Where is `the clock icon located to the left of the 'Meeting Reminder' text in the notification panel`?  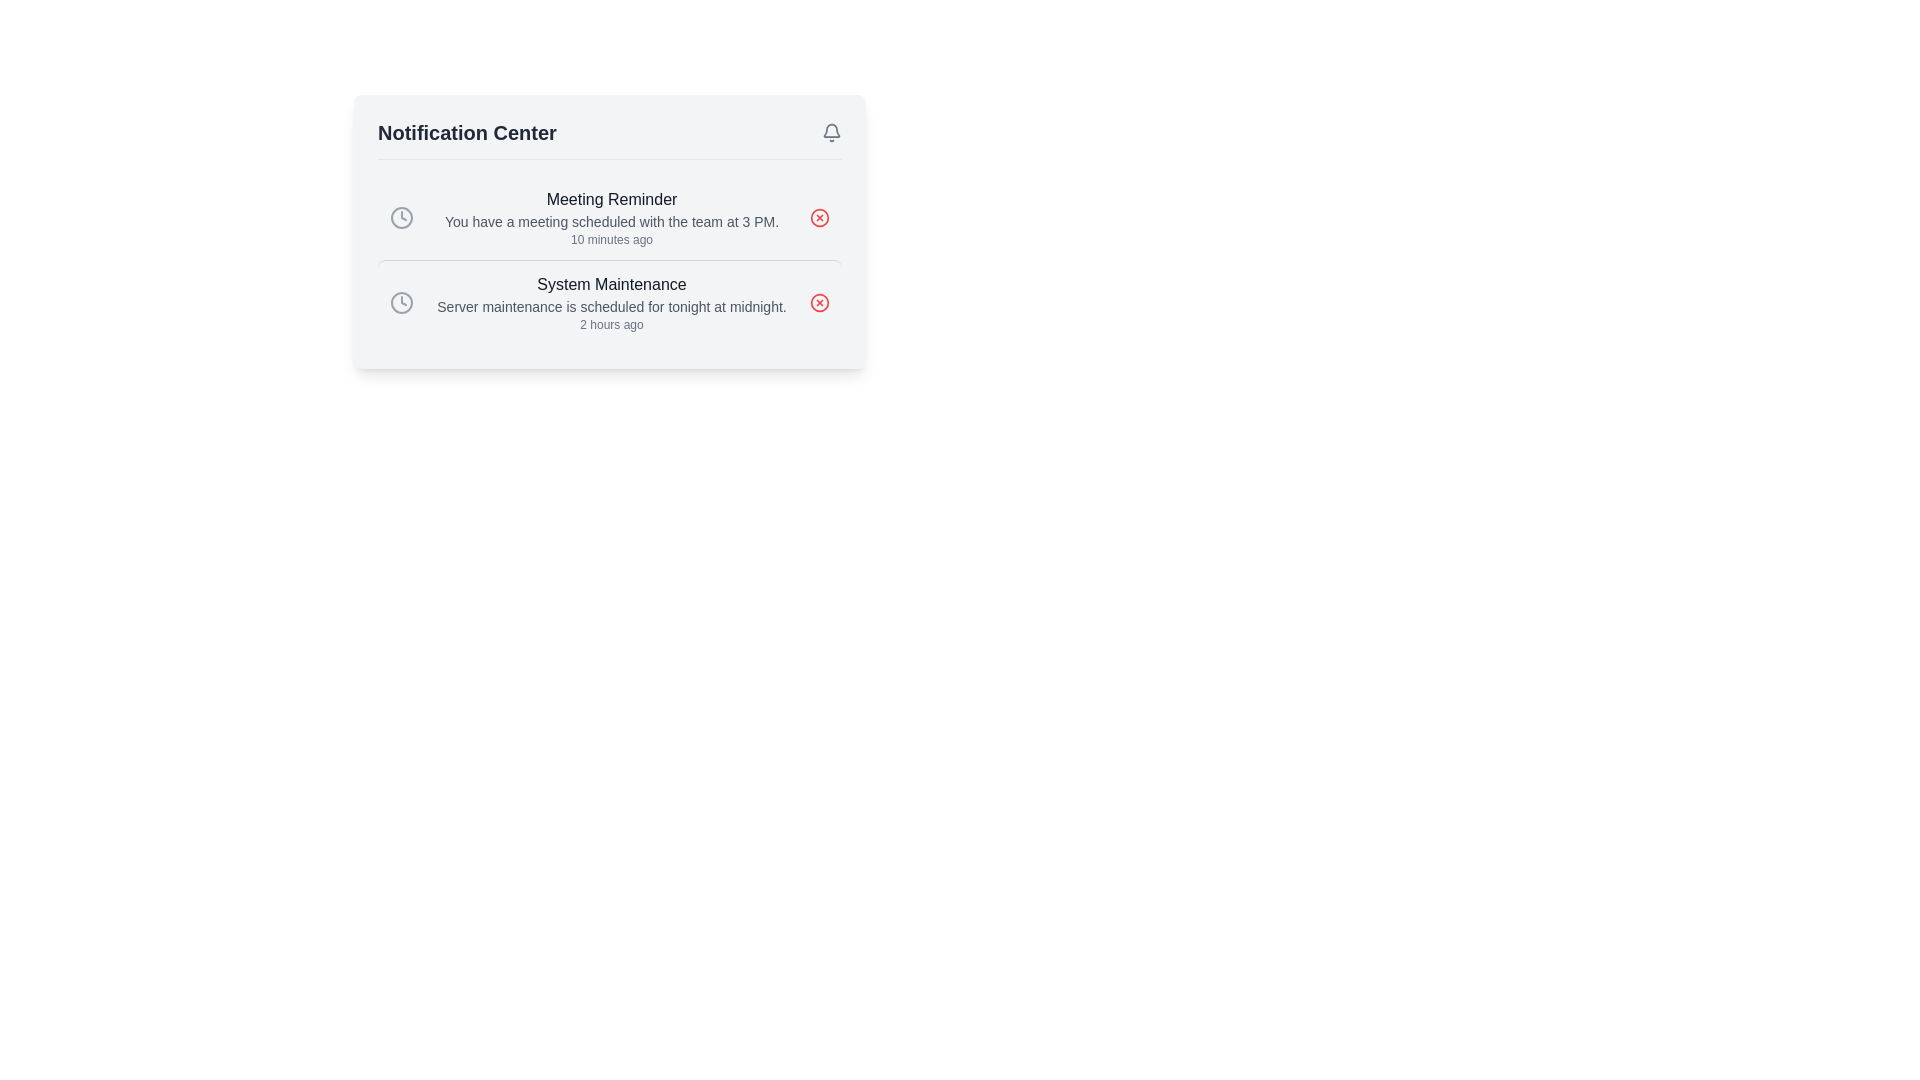
the clock icon located to the left of the 'Meeting Reminder' text in the notification panel is located at coordinates (401, 218).